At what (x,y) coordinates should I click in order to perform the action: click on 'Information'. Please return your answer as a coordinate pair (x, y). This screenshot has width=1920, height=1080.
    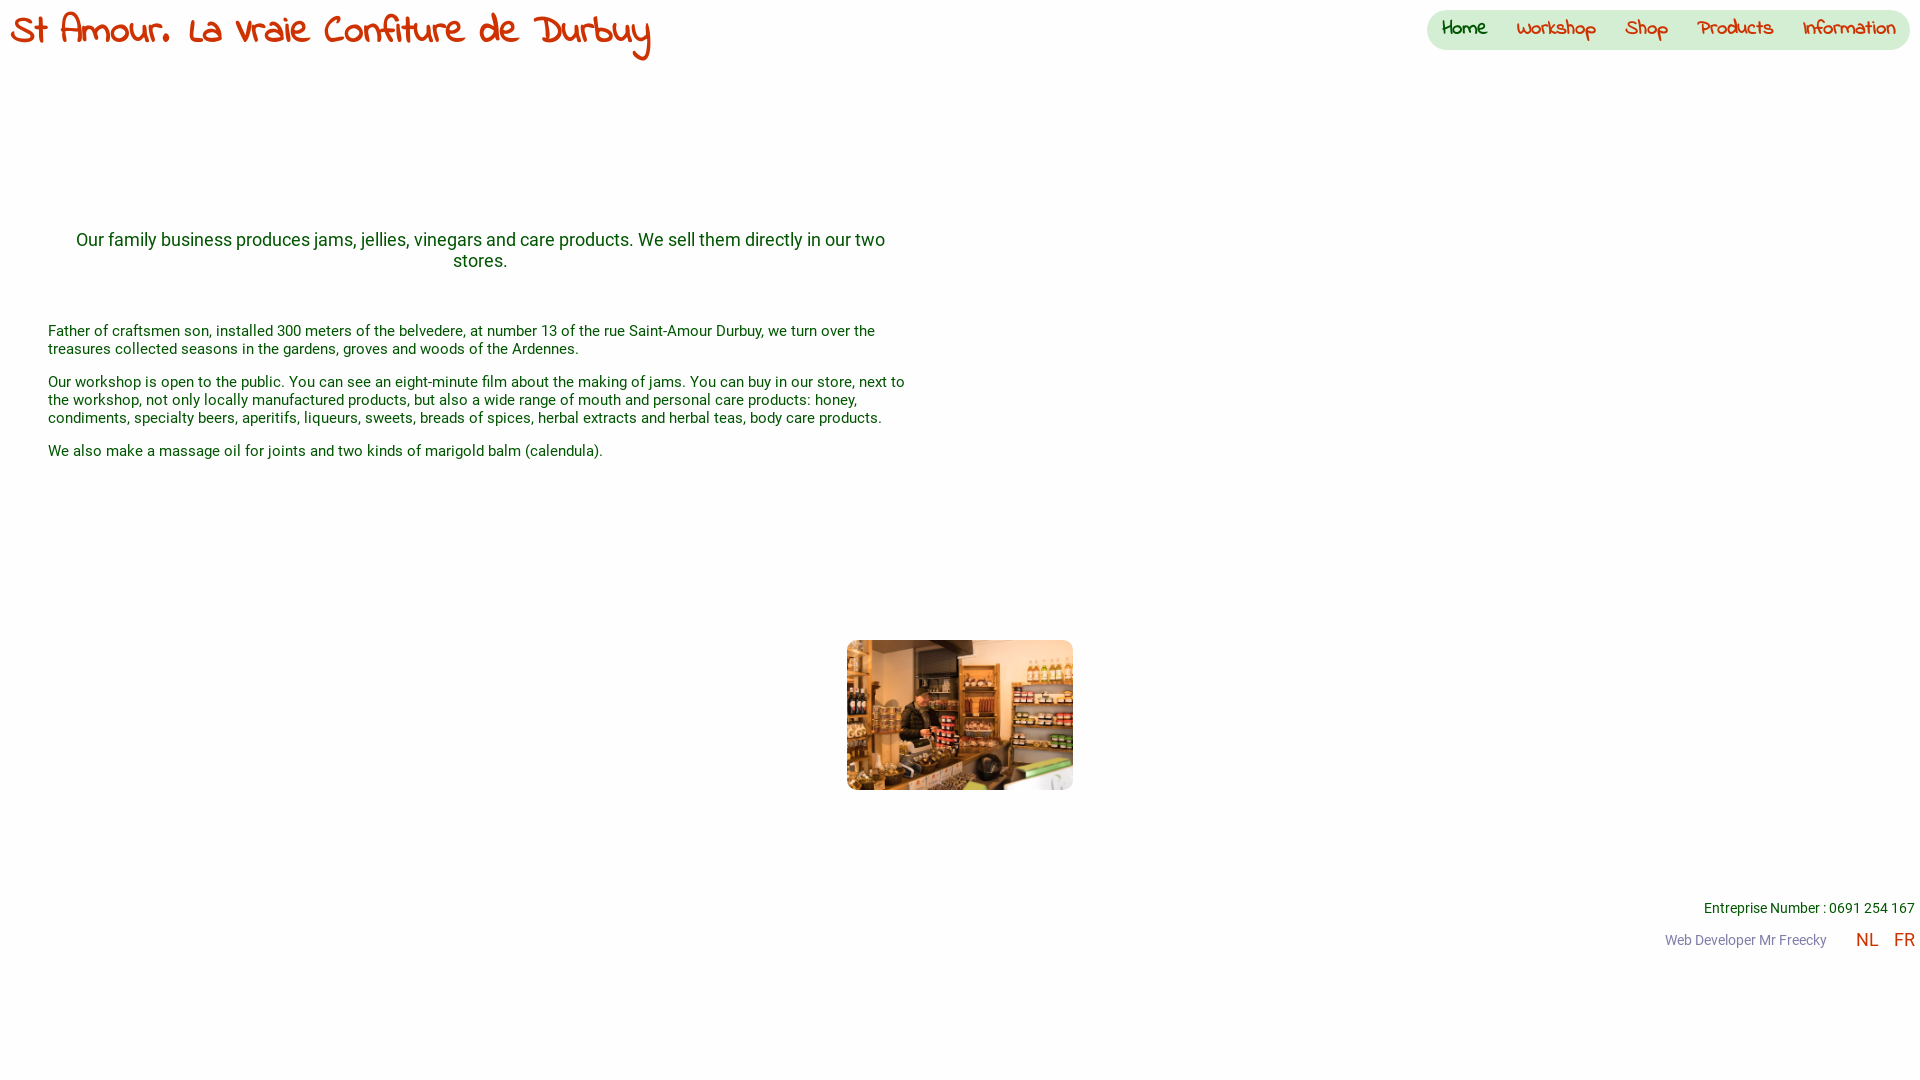
    Looking at the image, I should click on (1847, 29).